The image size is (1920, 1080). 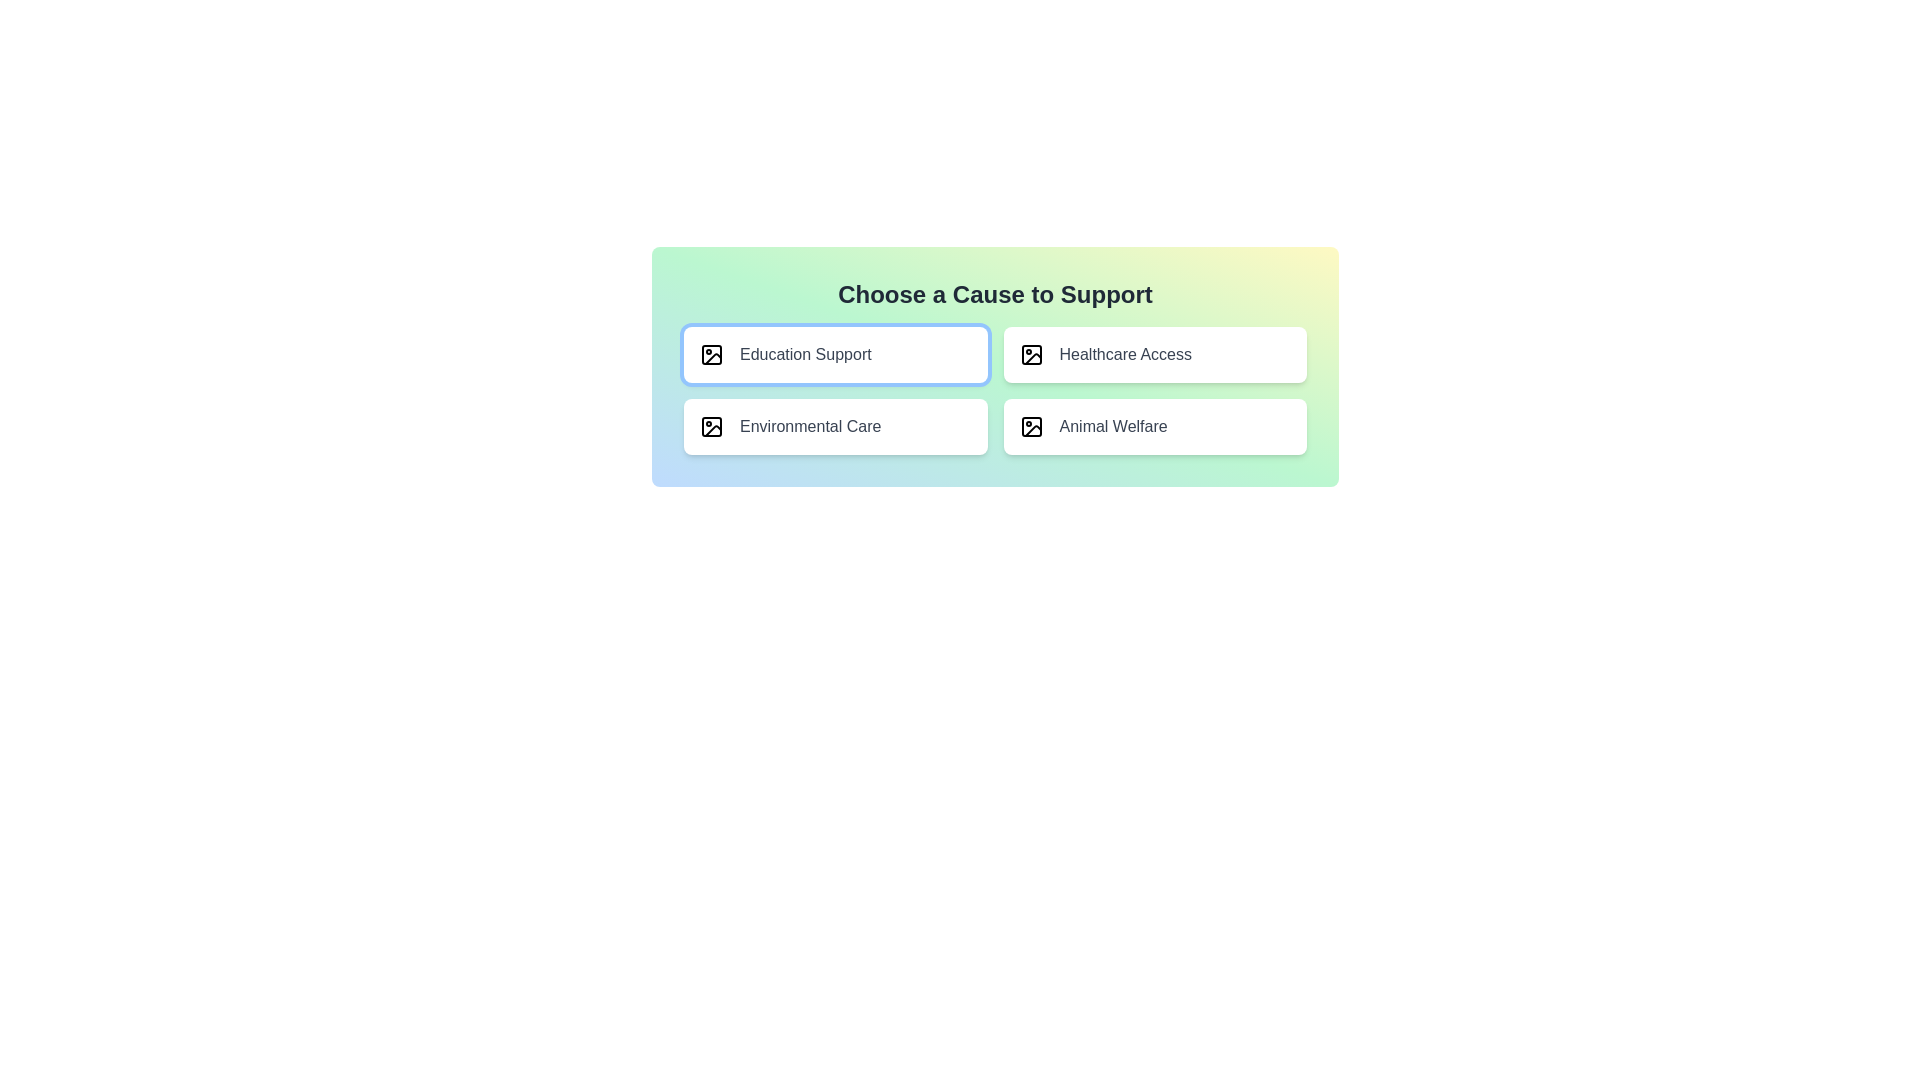 I want to click on the text label 'Healthcare Access' located in the second column of the first row, which clarifies its purpose related to healthcare options, so click(x=1125, y=353).